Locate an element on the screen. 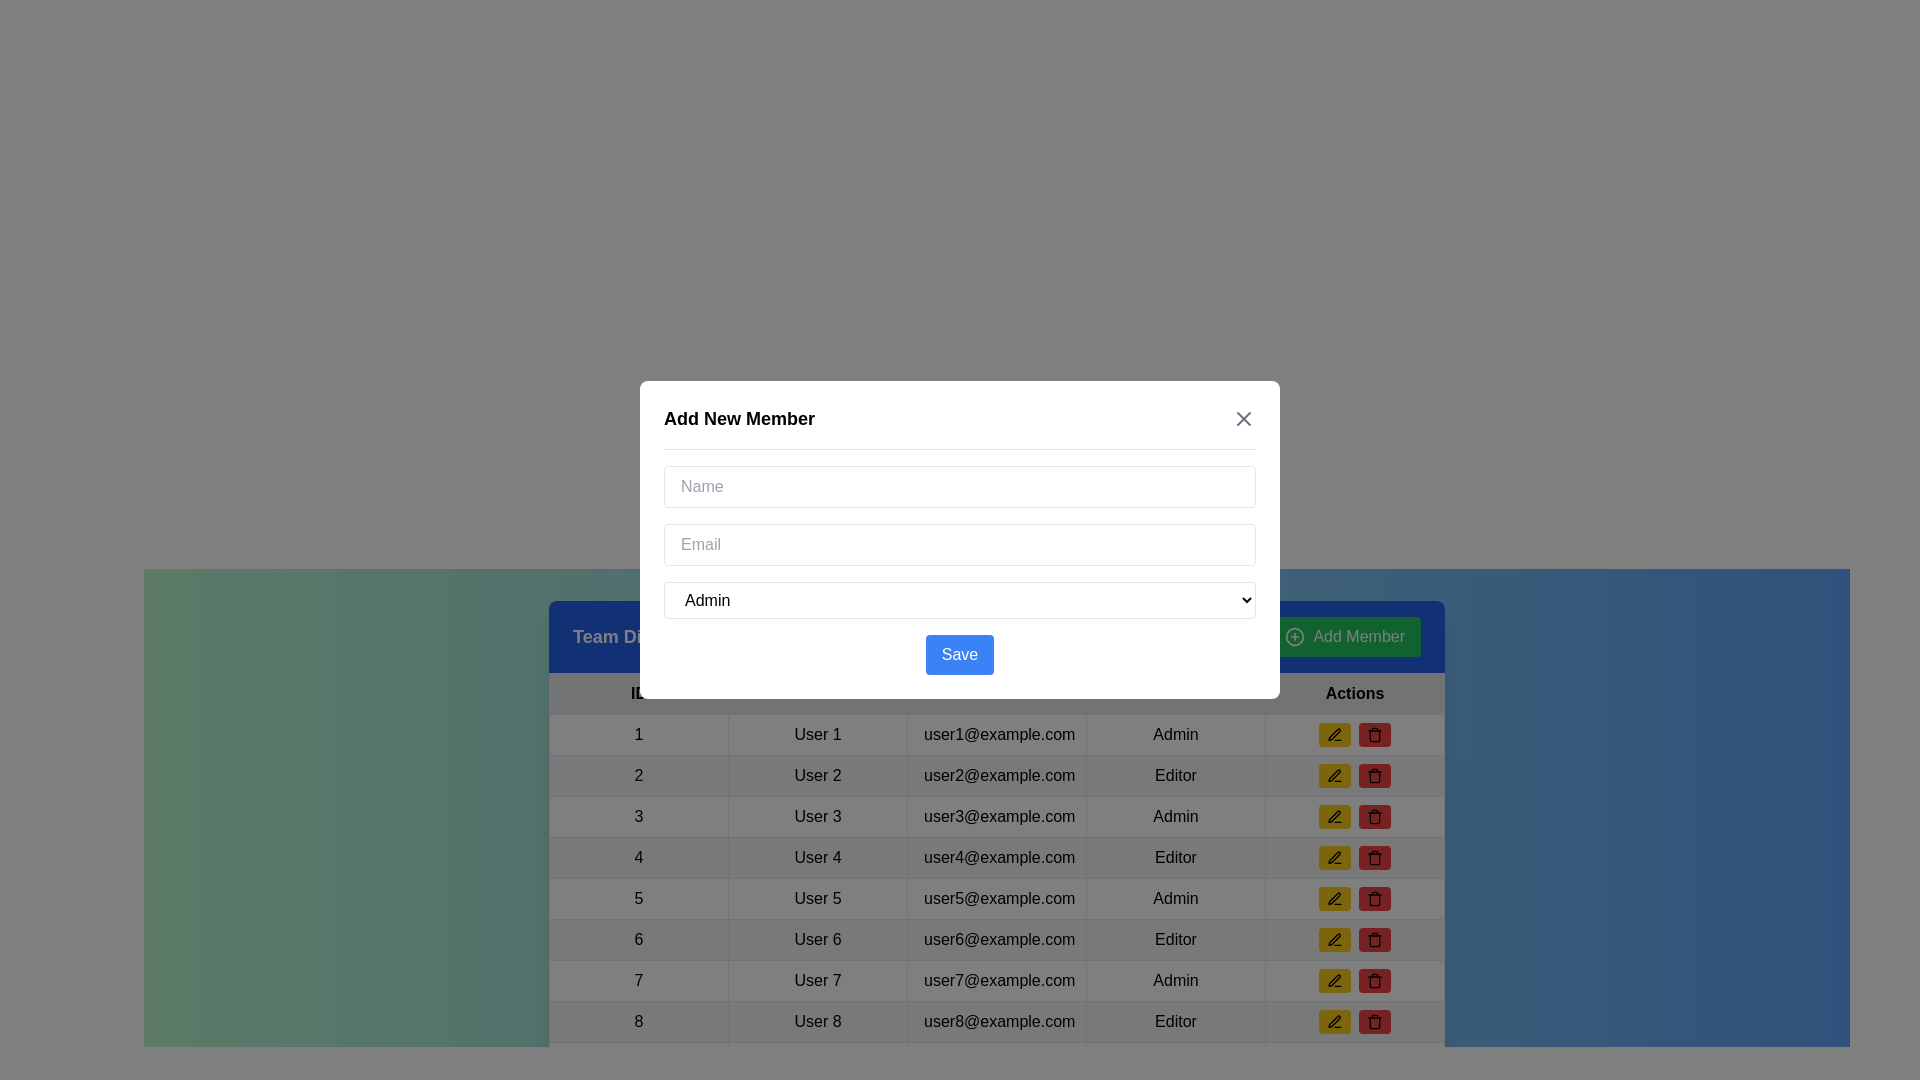 Image resolution: width=1920 pixels, height=1080 pixels. value '7' from the table cell displaying the number '7' in the first column of the 'ID' row for 'User 7' is located at coordinates (637, 979).